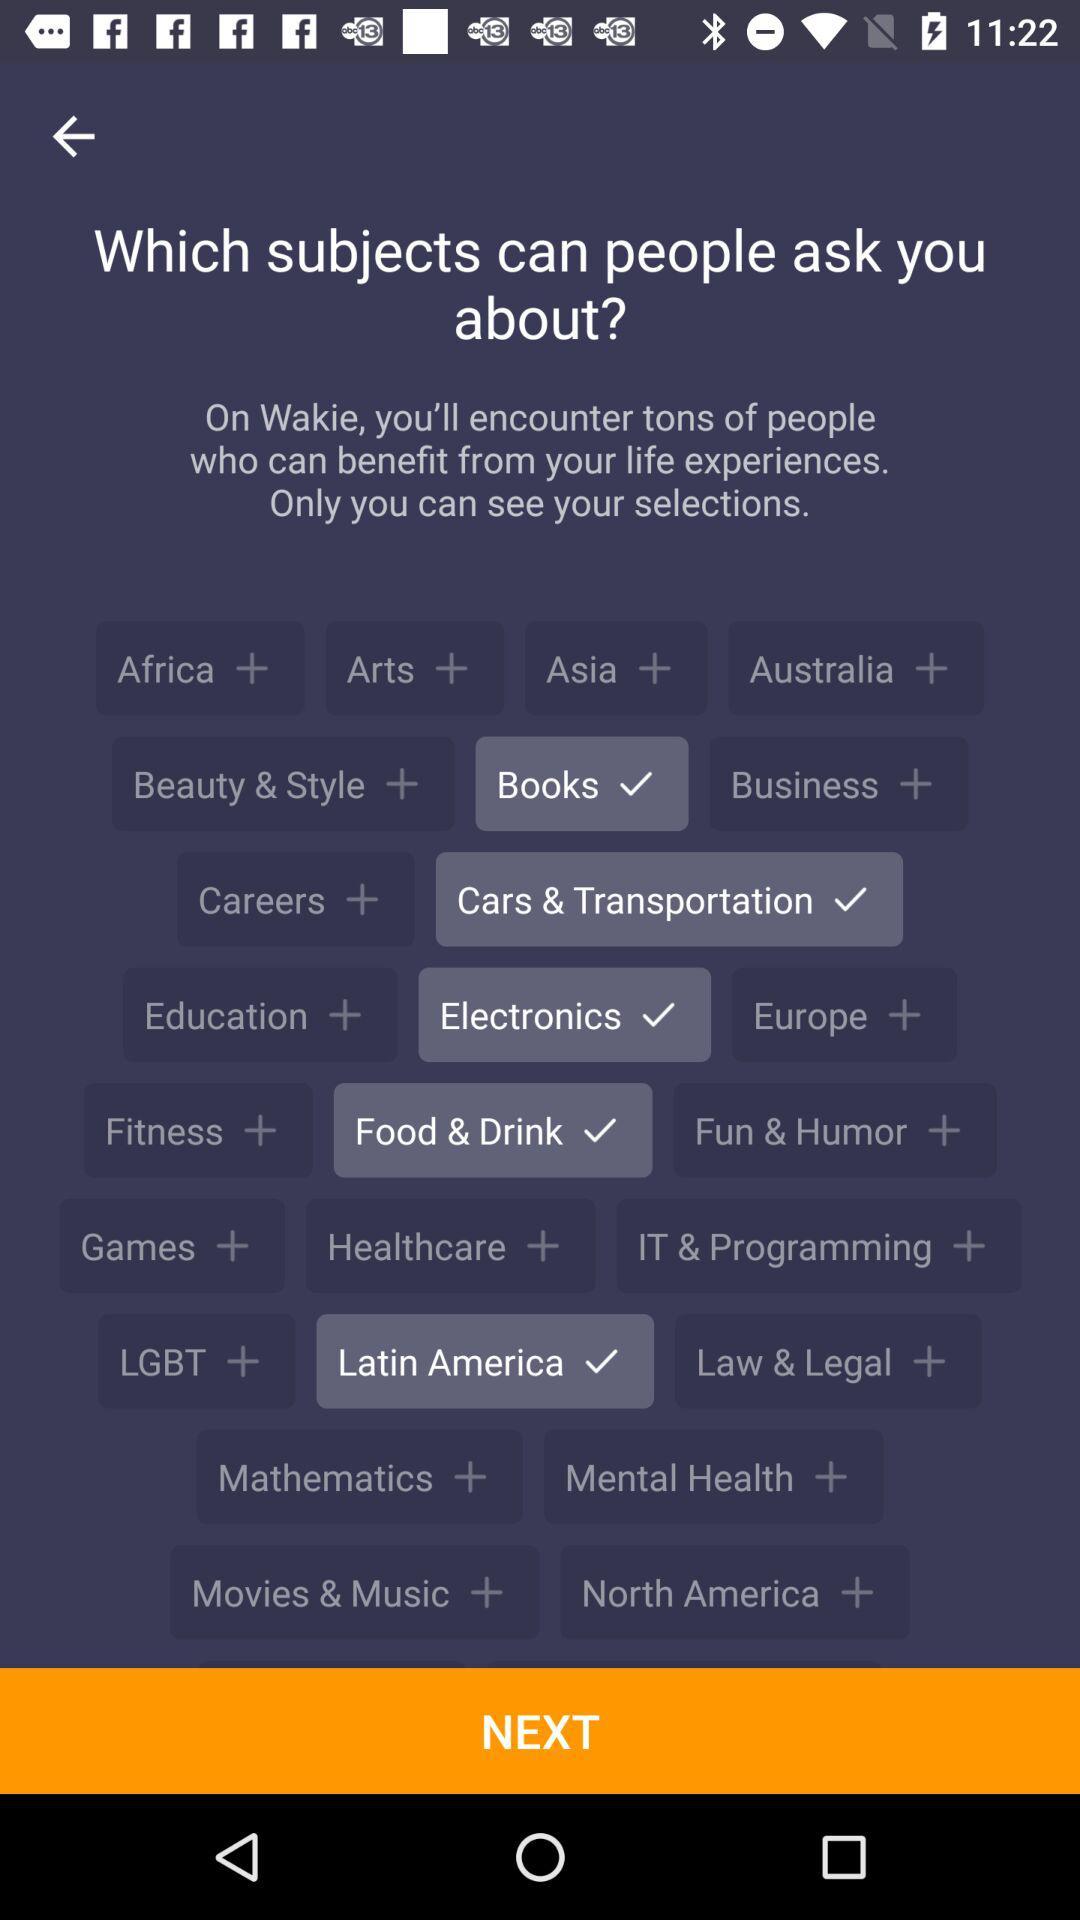  I want to click on the text europe, so click(844, 1014).